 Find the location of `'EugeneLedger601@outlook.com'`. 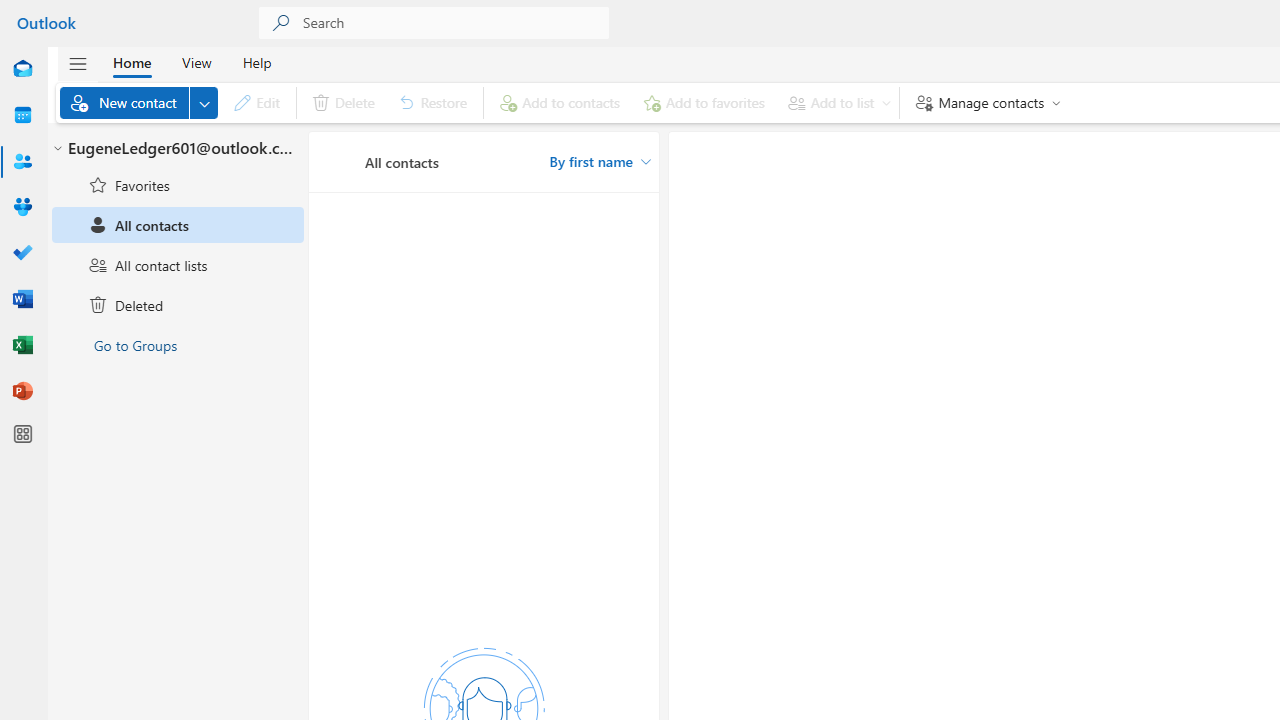

'EugeneLedger601@outlook.com' is located at coordinates (178, 148).